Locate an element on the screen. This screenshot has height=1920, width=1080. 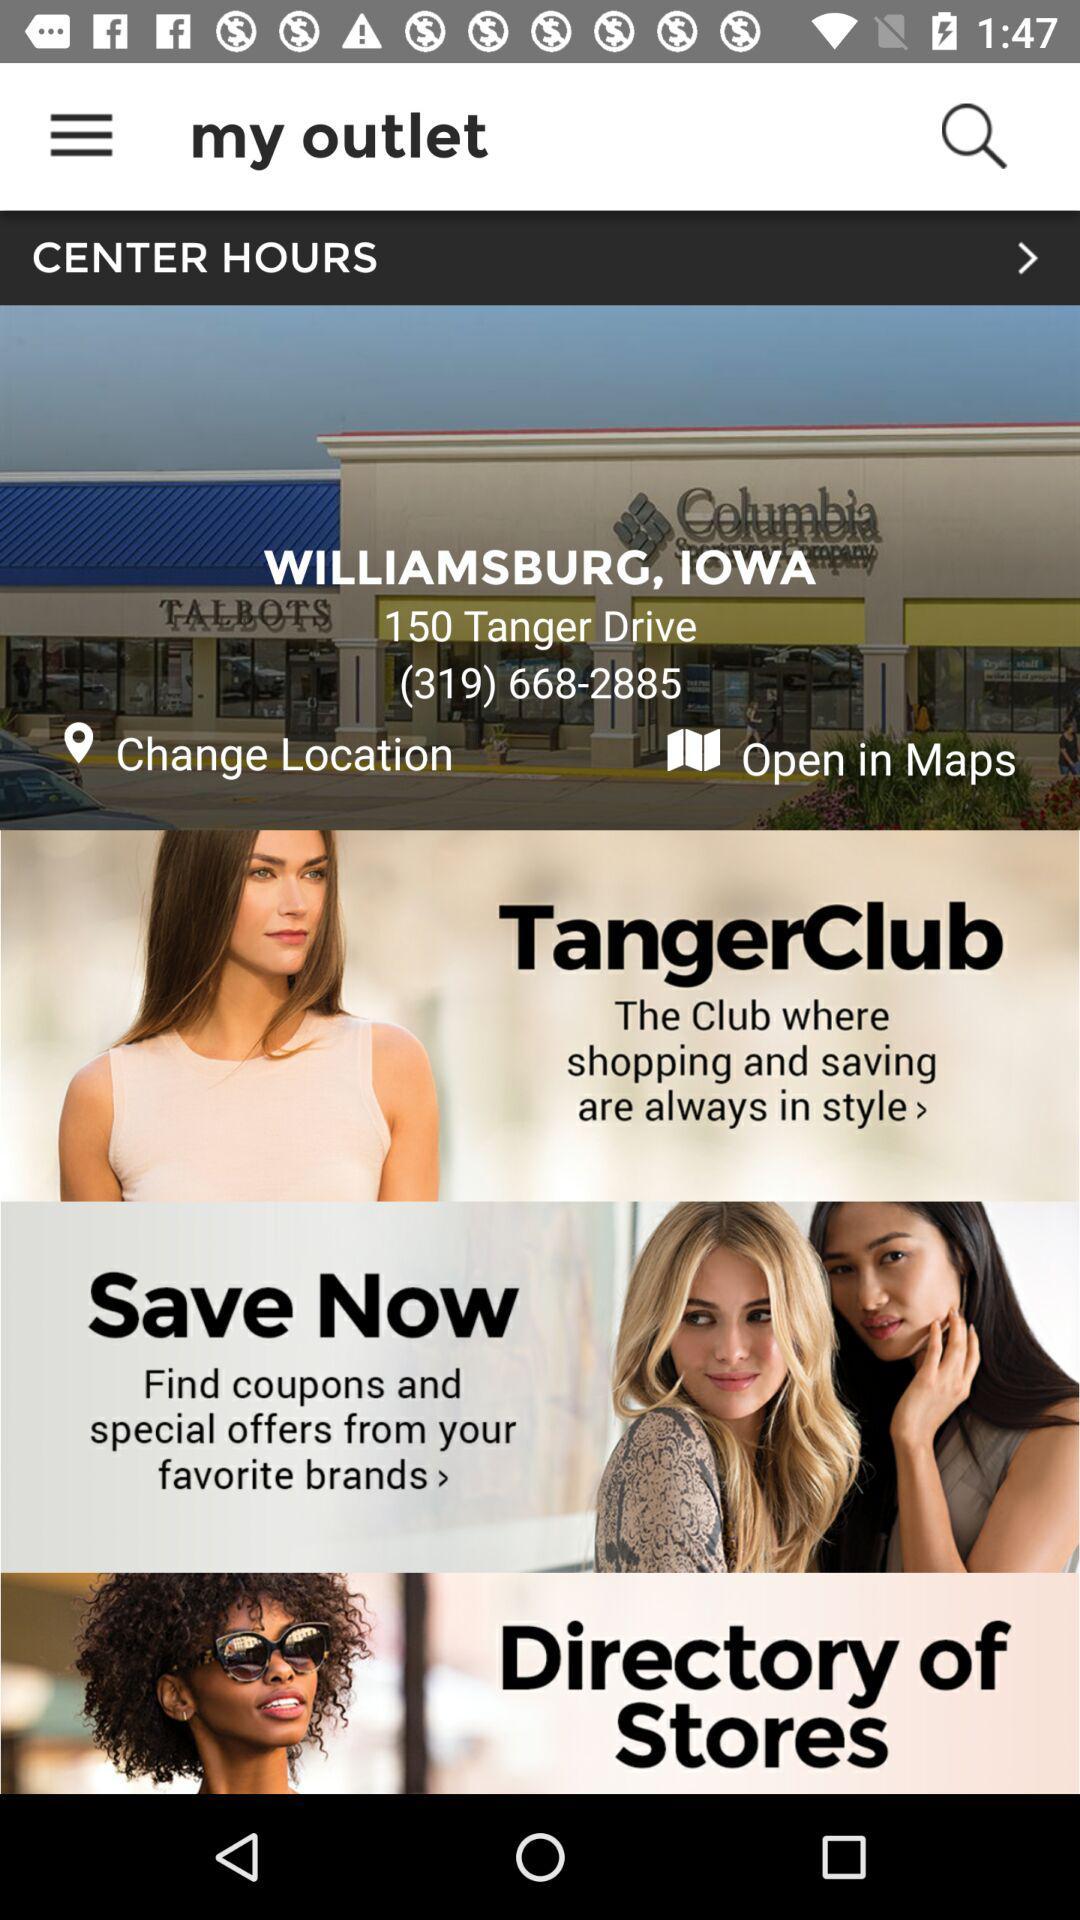
the item at the top left corner is located at coordinates (80, 135).